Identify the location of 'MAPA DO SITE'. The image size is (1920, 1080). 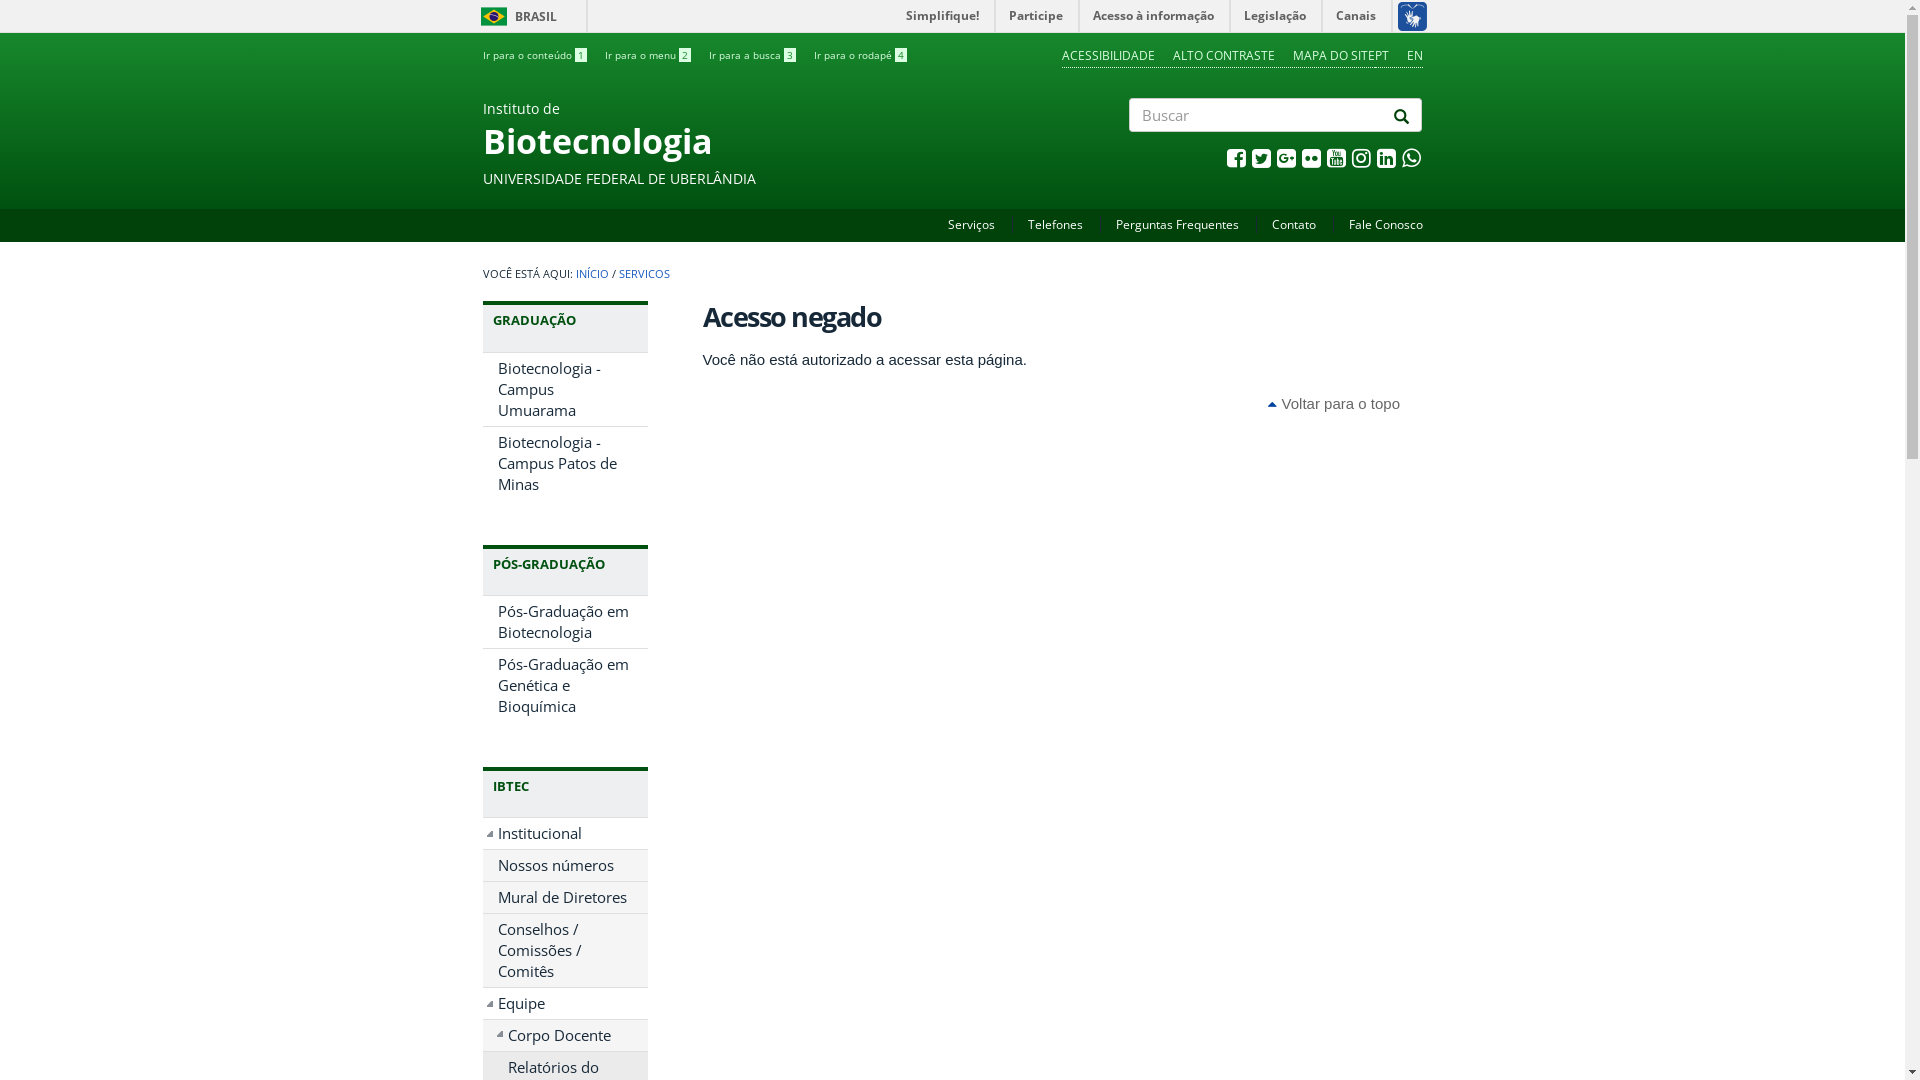
(1333, 54).